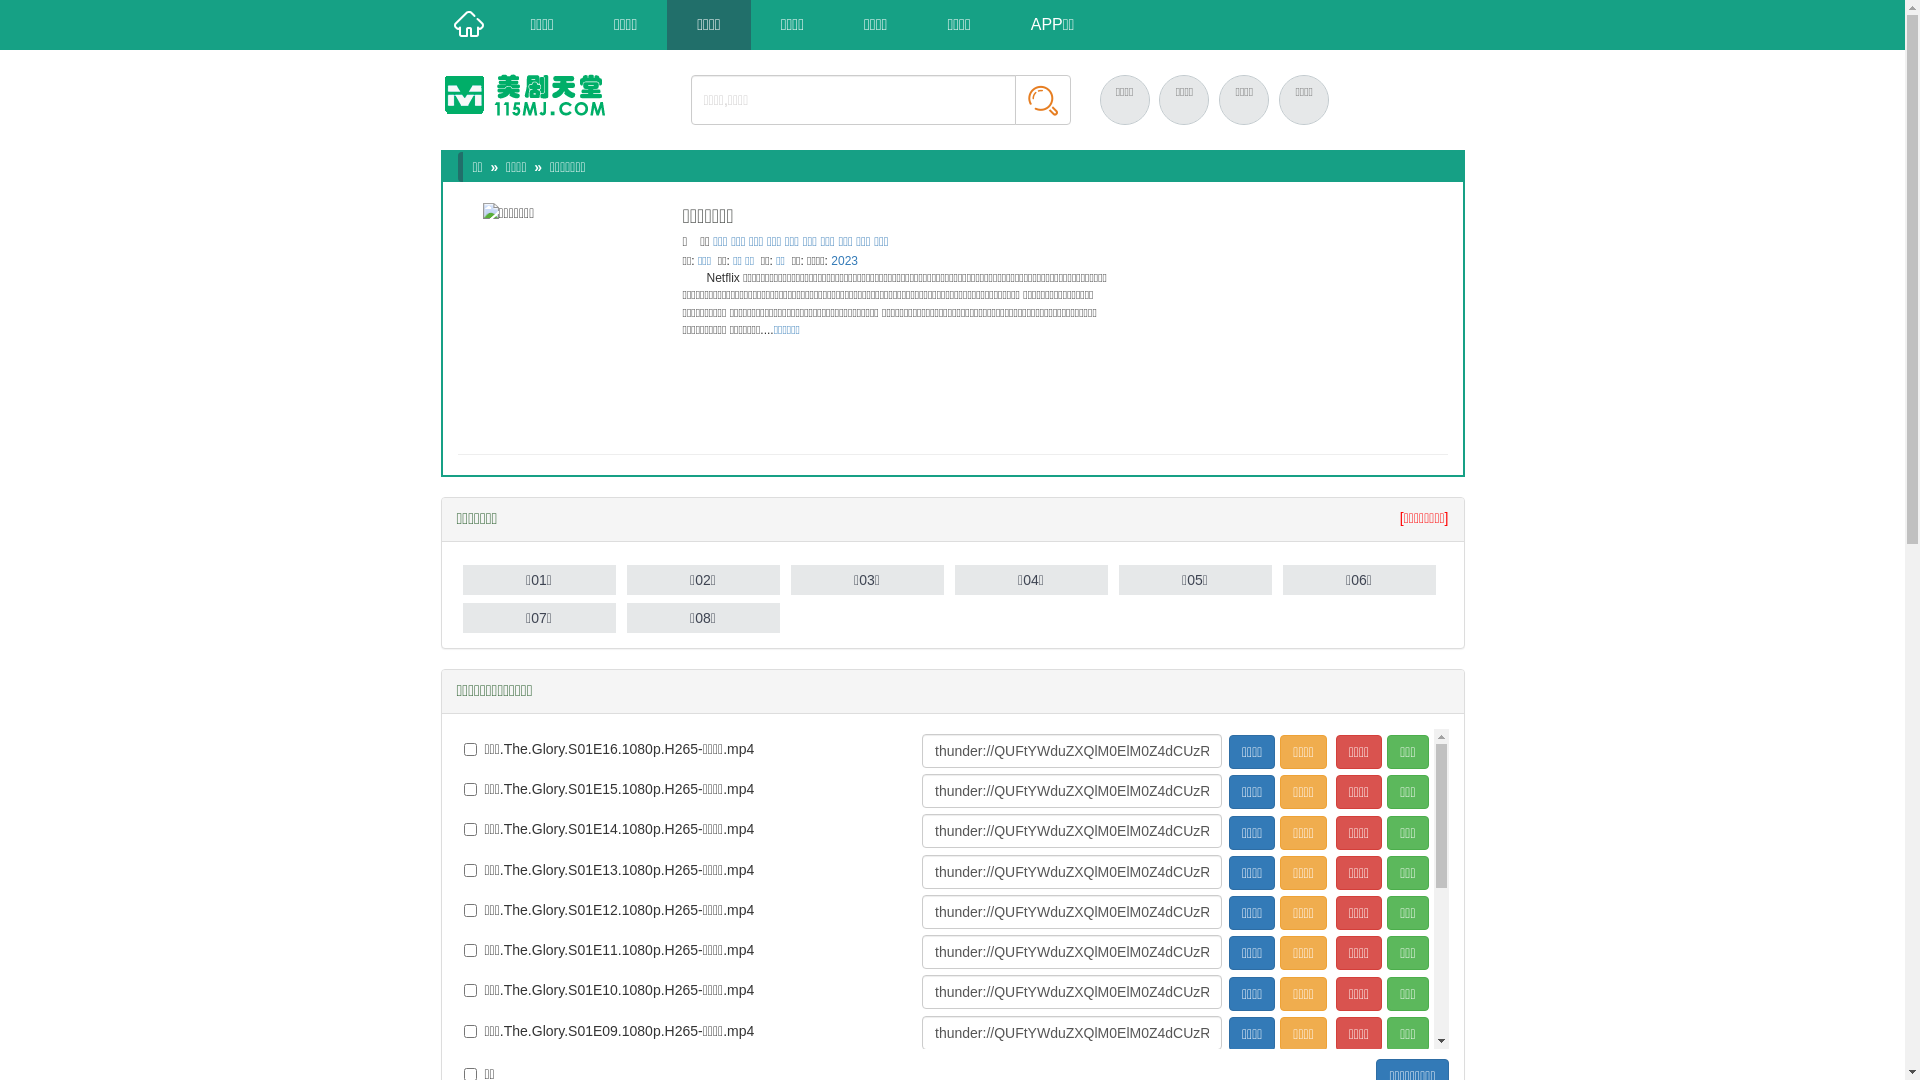  Describe the element at coordinates (830, 260) in the screenshot. I see `'2023'` at that location.